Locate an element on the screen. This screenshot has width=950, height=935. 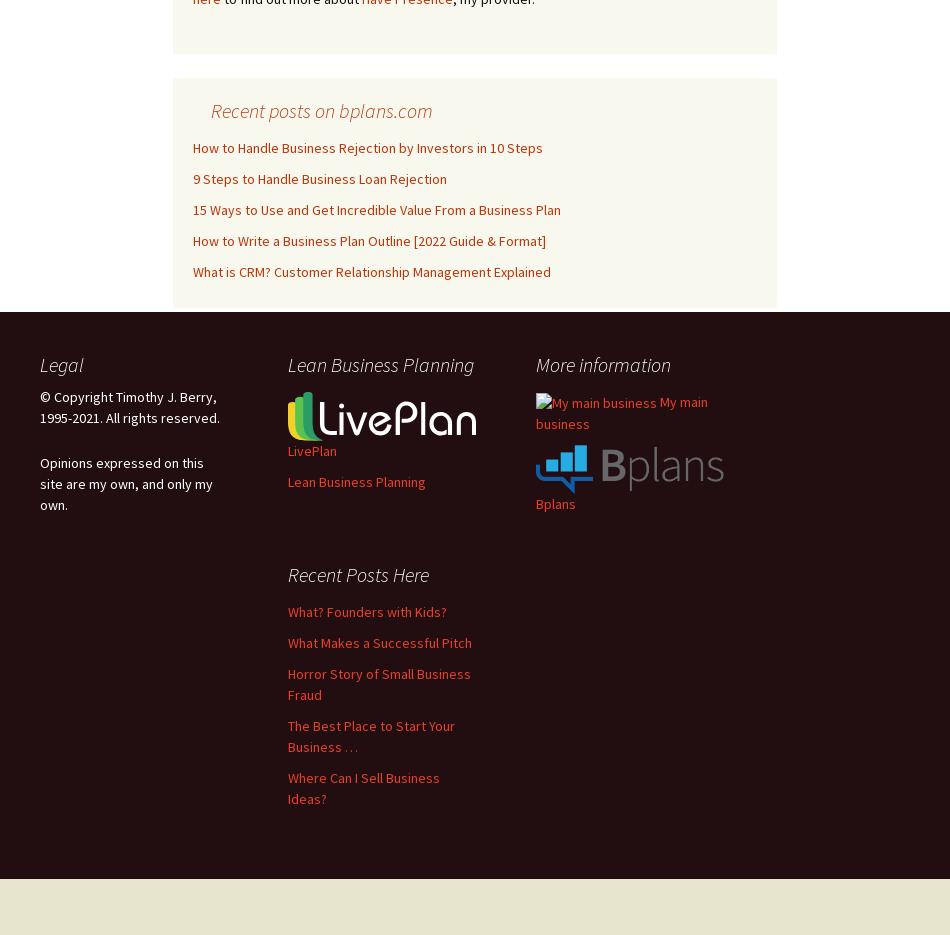
'9 Steps to Handle Business Loan Rejection' is located at coordinates (318, 177).